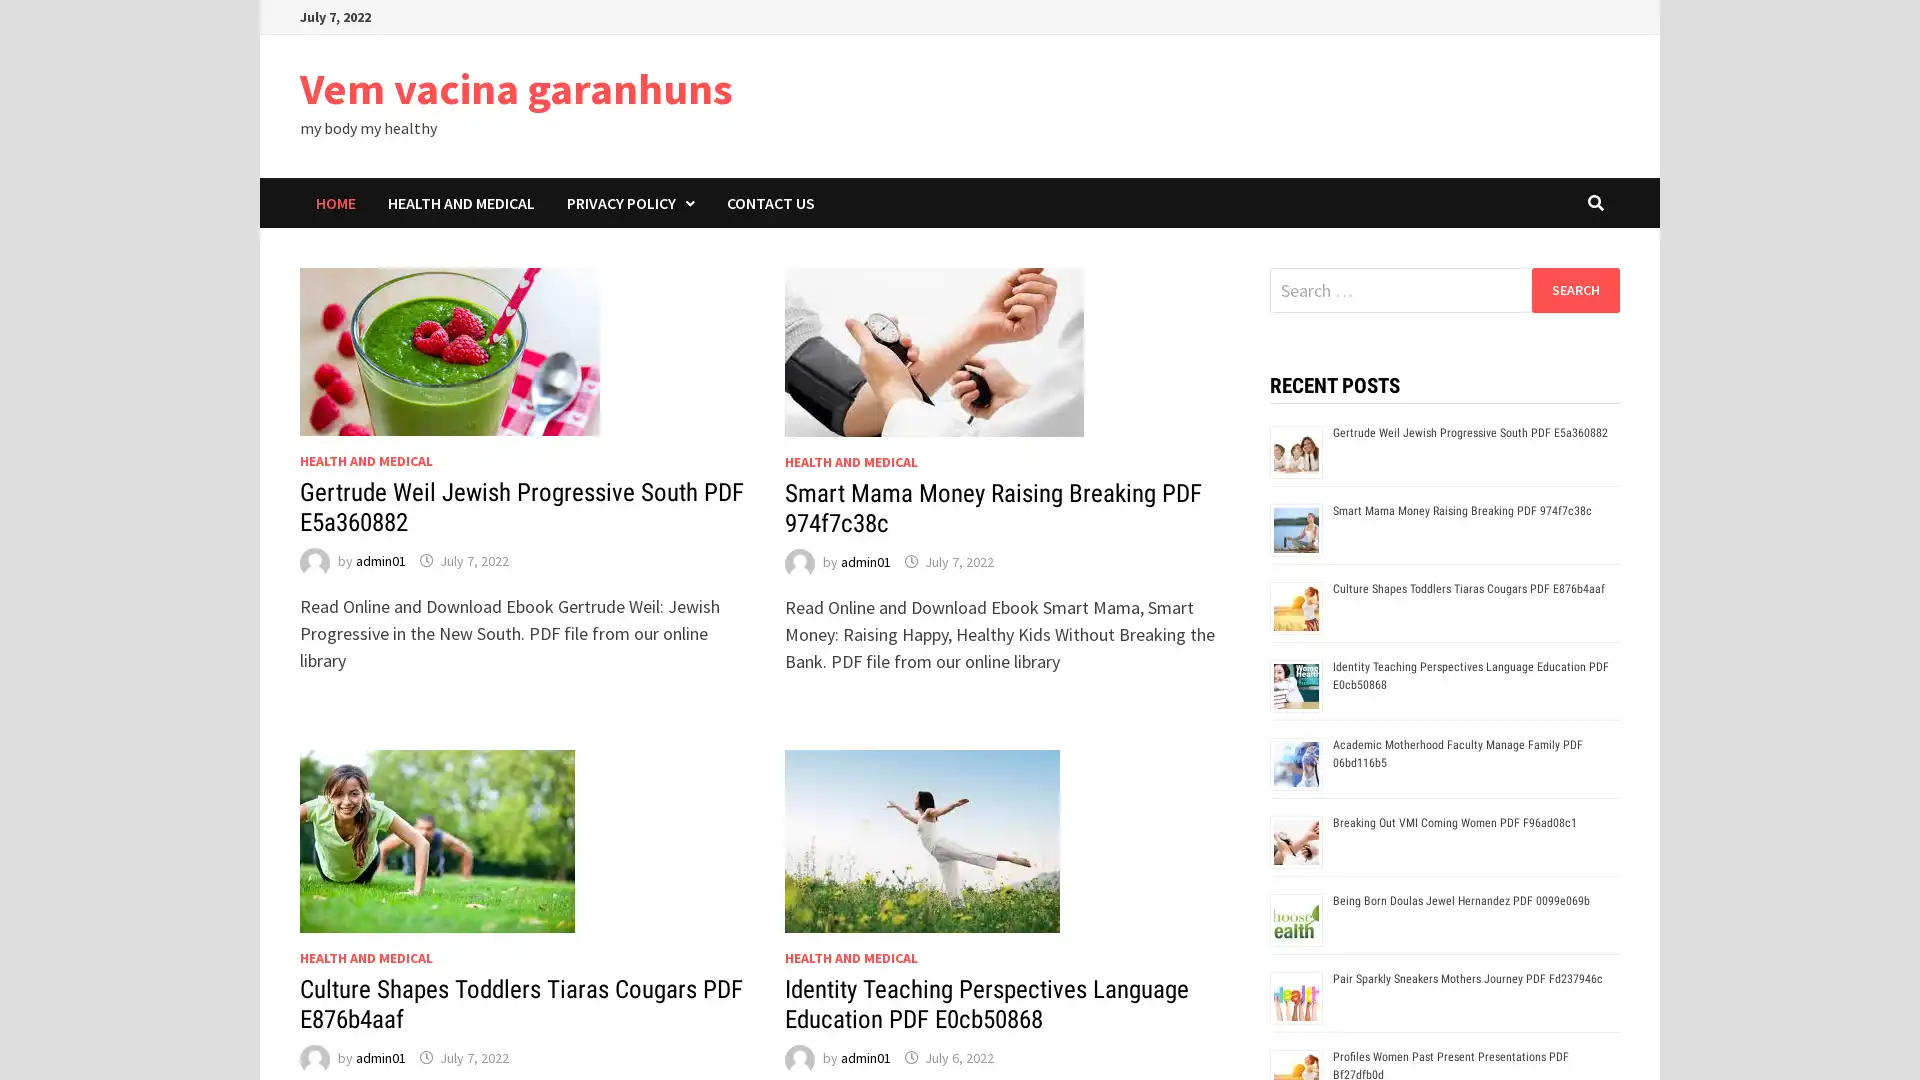 The width and height of the screenshot is (1920, 1080). What do you see at coordinates (1574, 289) in the screenshot?
I see `Search` at bounding box center [1574, 289].